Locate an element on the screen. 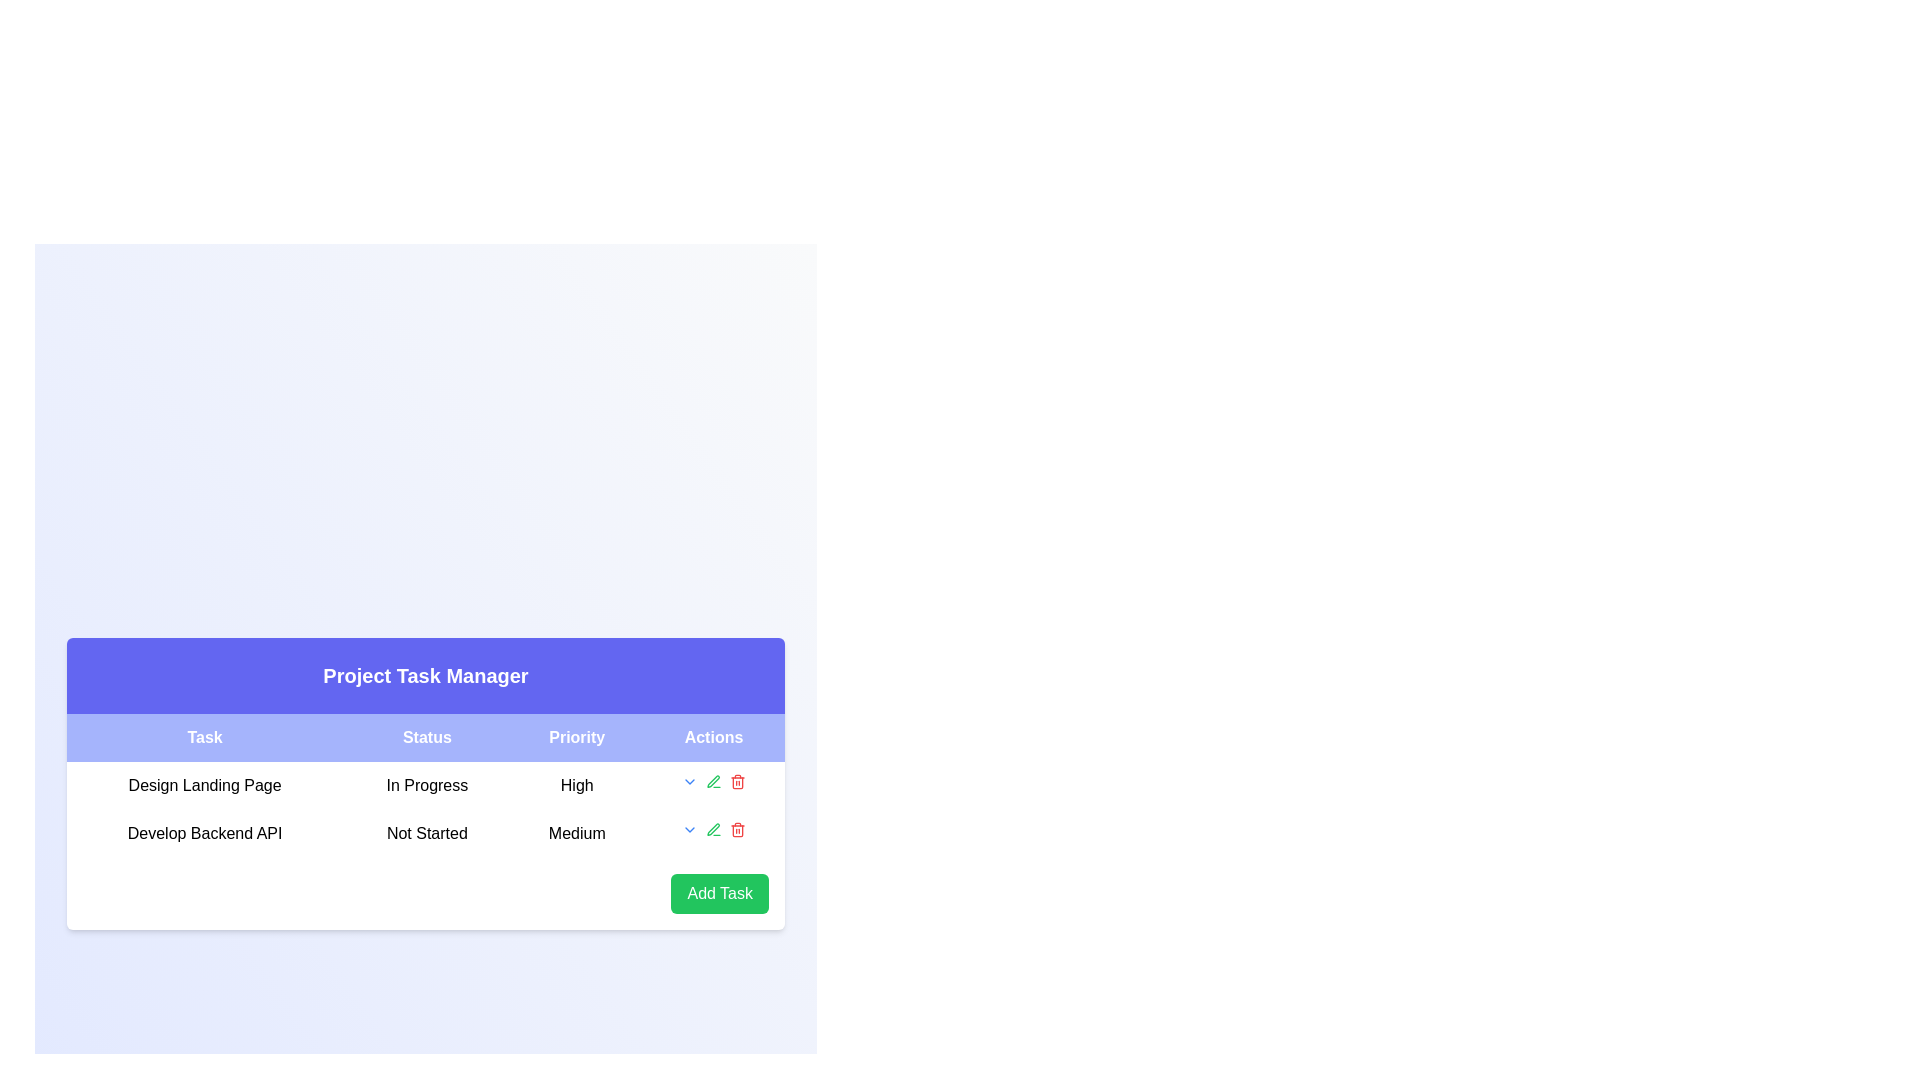  the first table row in the 'Project Task Manager' section is located at coordinates (425, 785).